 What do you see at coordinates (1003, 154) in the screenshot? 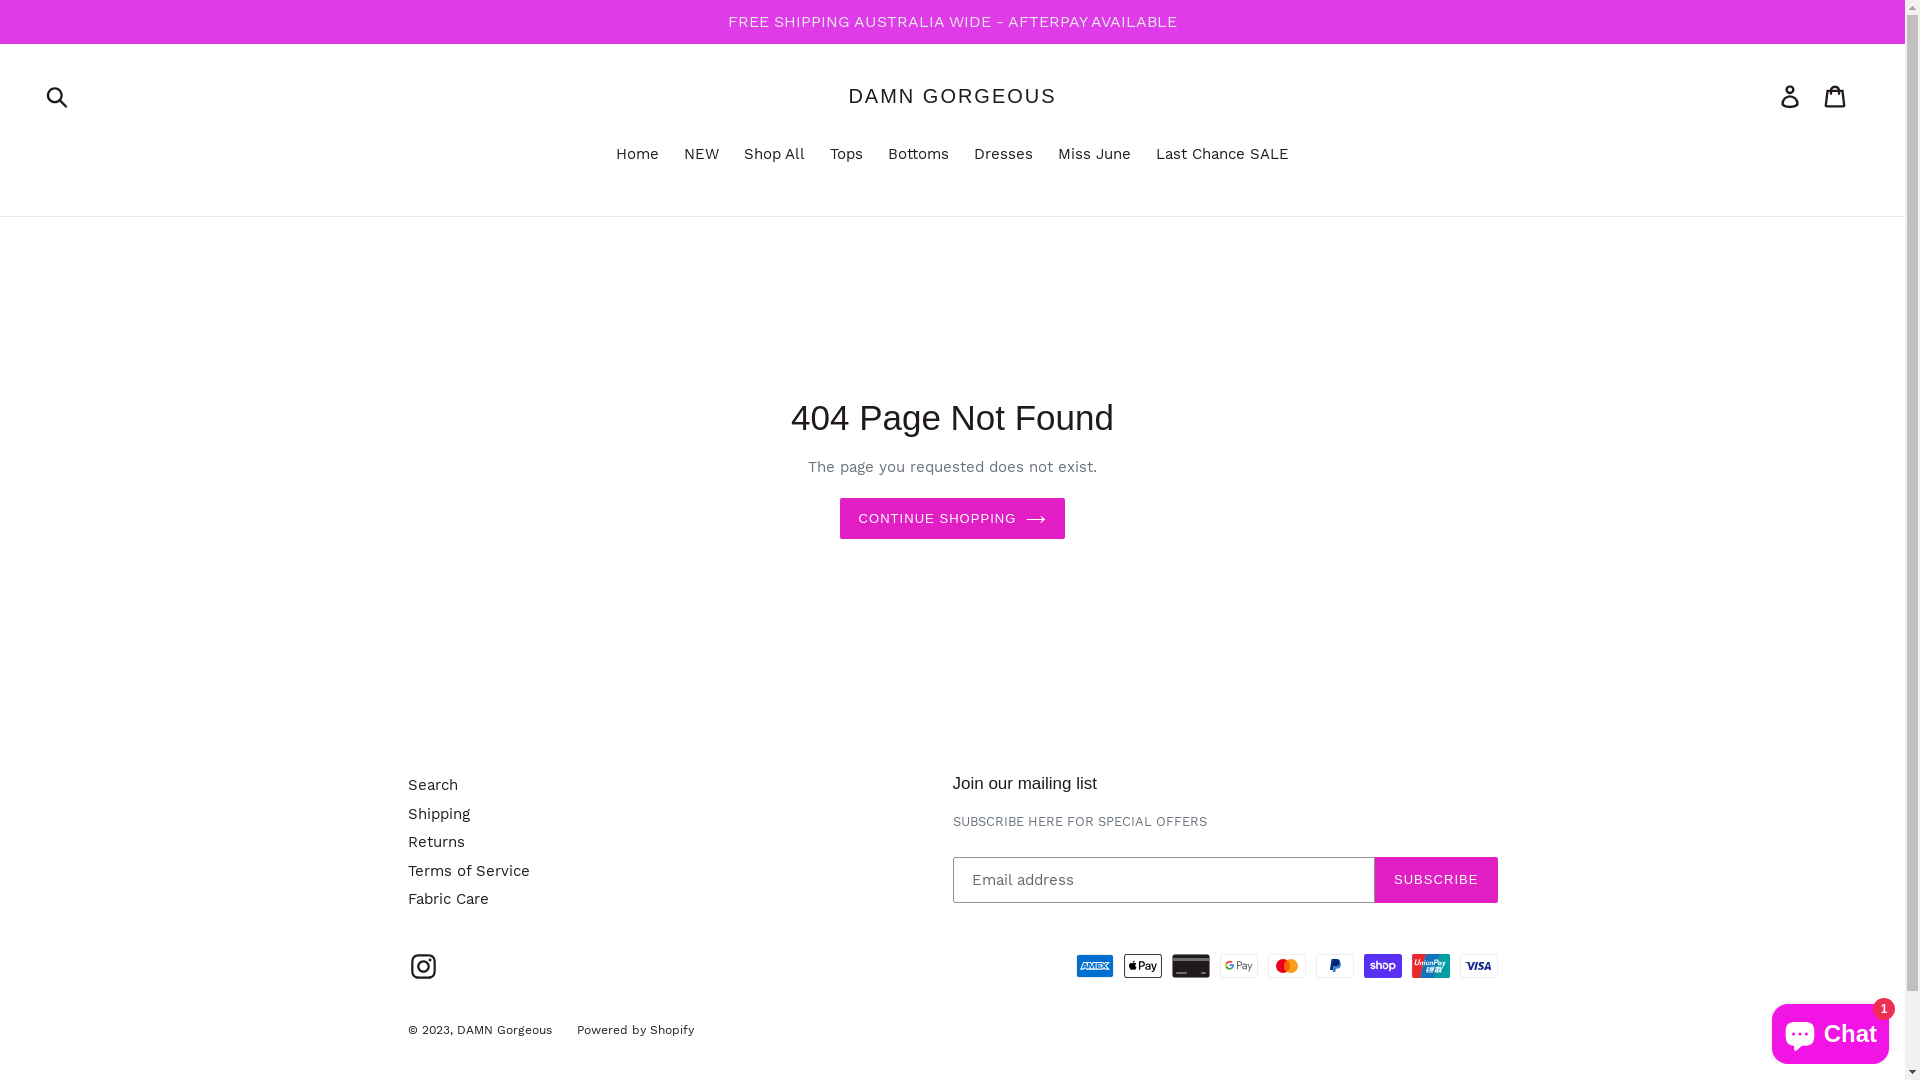
I see `'Dresses'` at bounding box center [1003, 154].